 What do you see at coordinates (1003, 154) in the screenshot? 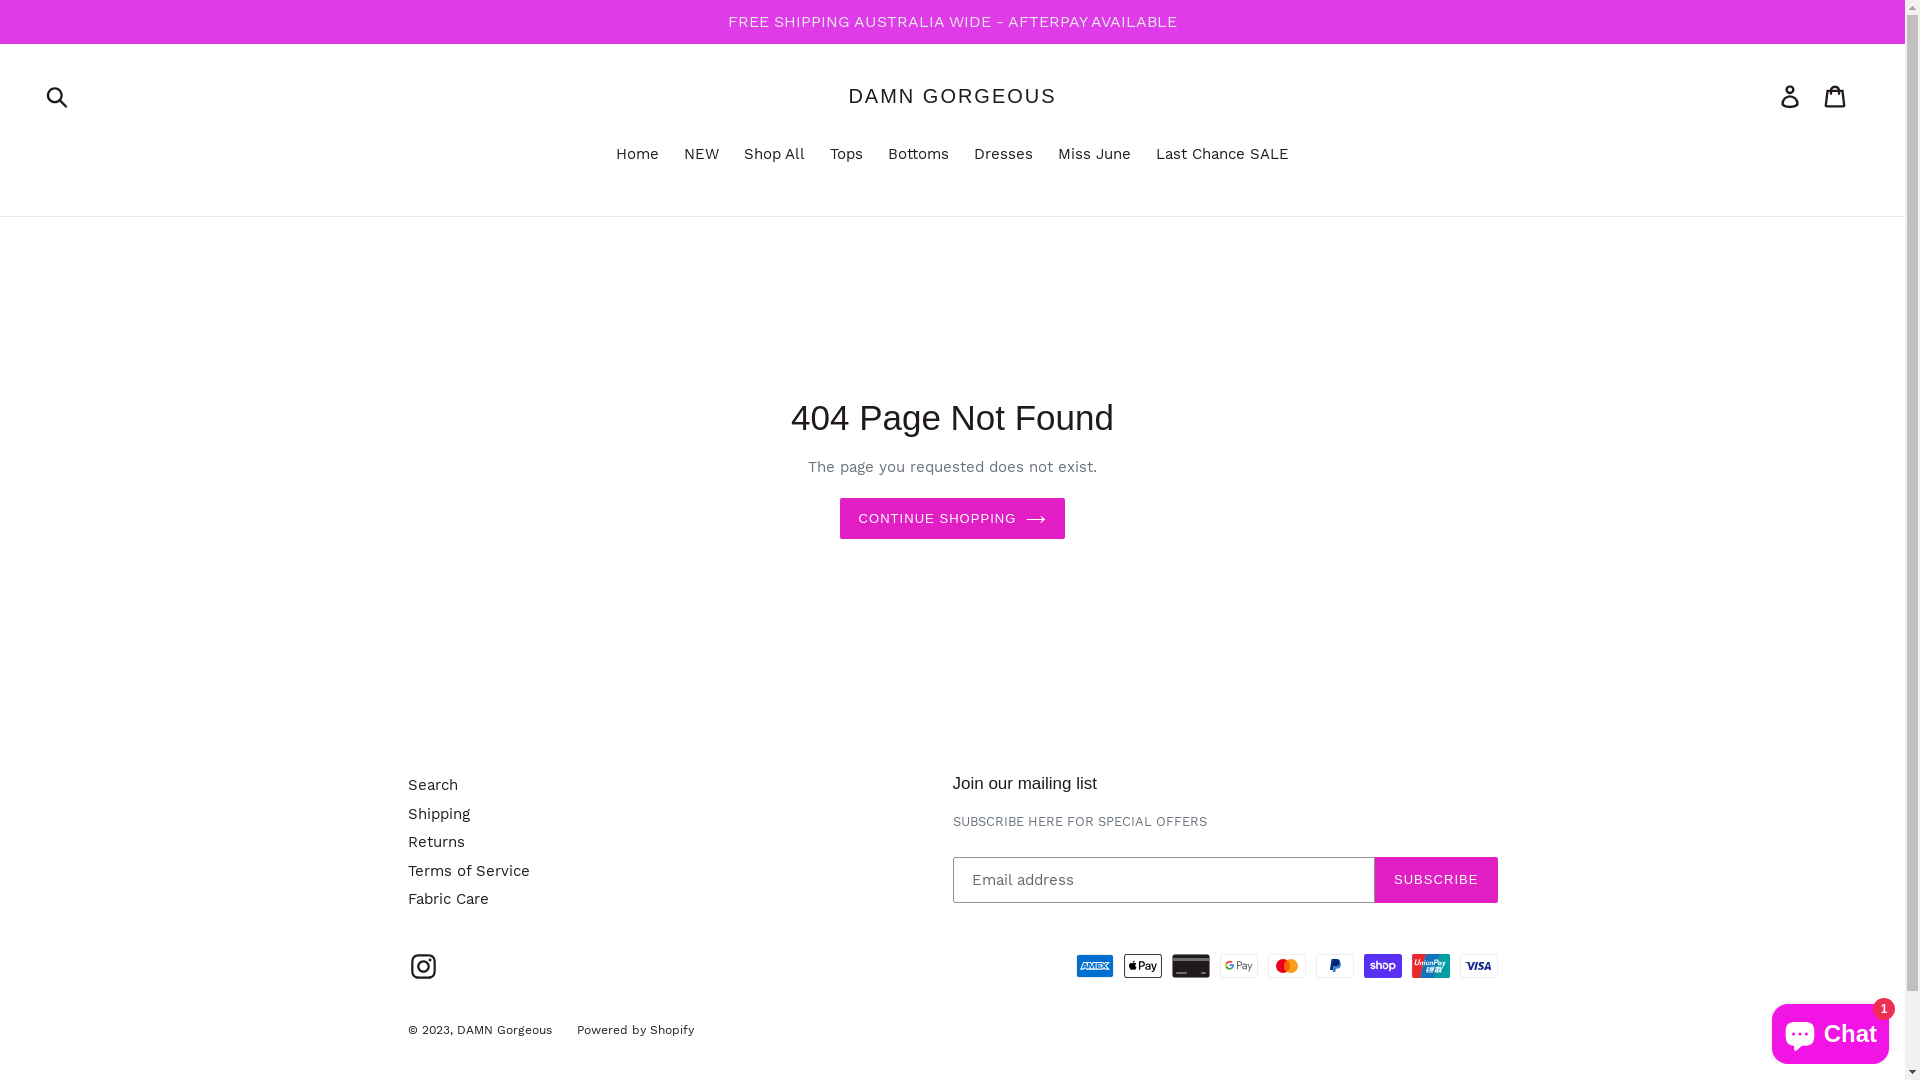
I see `'Dresses'` at bounding box center [1003, 154].